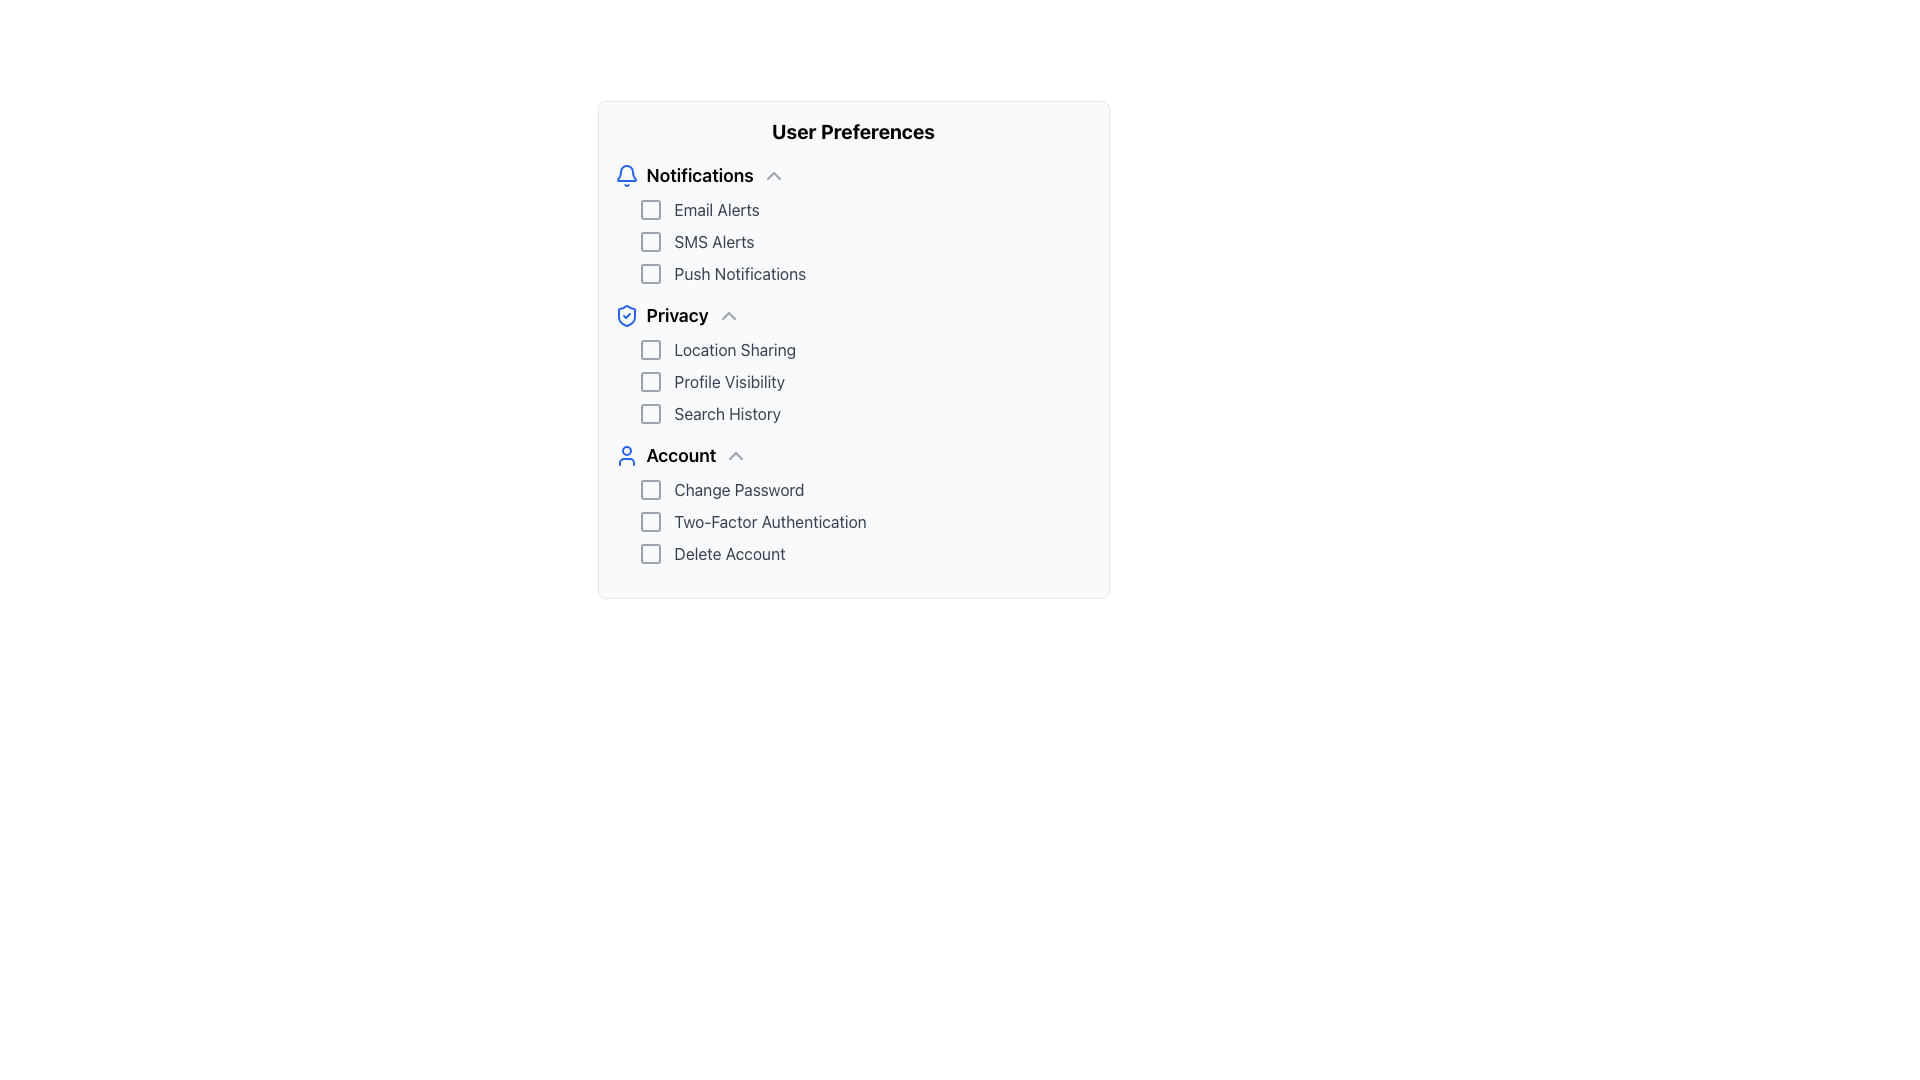 The height and width of the screenshot is (1080, 1920). Describe the element at coordinates (650, 209) in the screenshot. I see `the SVG graphical component representing the 'Email Alerts' preference option, located near the 'Notifications' section` at that location.